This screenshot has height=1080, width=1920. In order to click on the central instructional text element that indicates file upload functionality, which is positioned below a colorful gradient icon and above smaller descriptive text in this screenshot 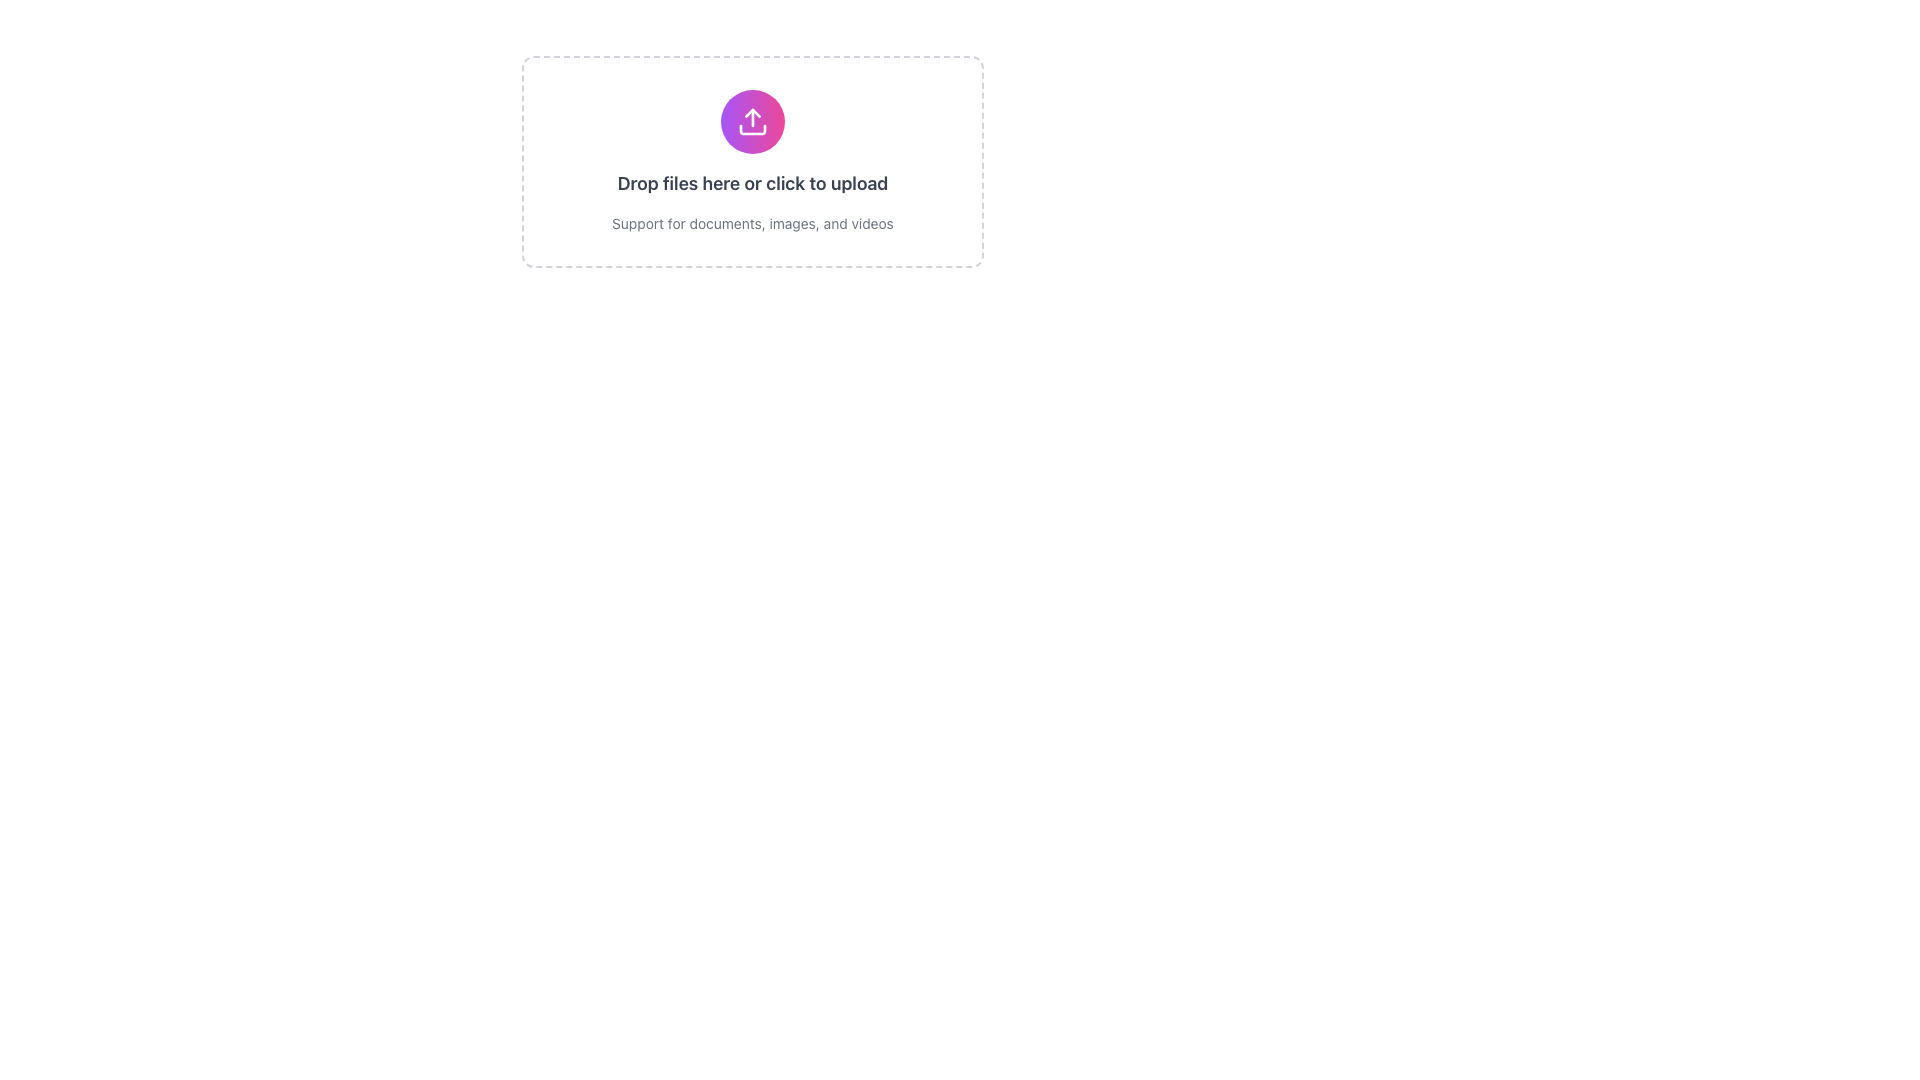, I will do `click(752, 184)`.